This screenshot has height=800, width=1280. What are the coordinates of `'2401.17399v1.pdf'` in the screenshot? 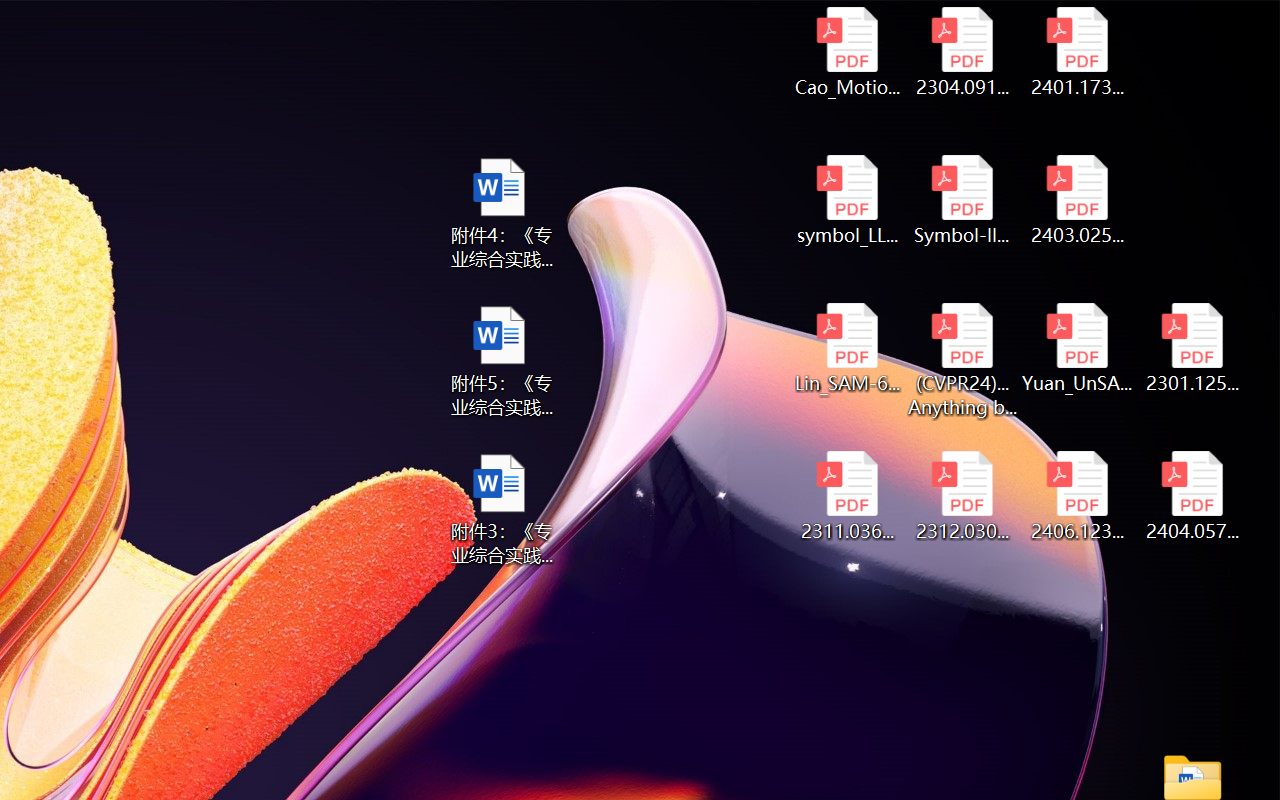 It's located at (1076, 51).